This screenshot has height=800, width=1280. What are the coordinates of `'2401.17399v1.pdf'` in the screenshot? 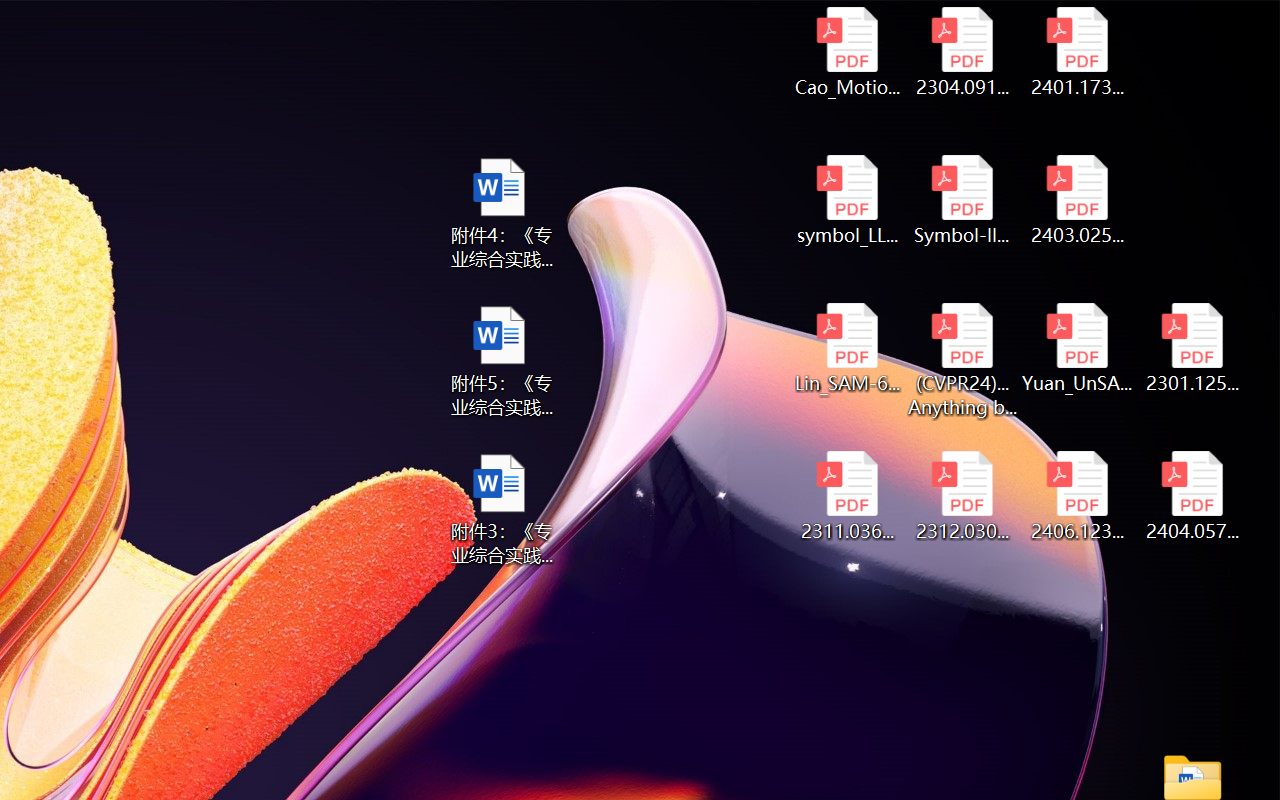 It's located at (1076, 51).